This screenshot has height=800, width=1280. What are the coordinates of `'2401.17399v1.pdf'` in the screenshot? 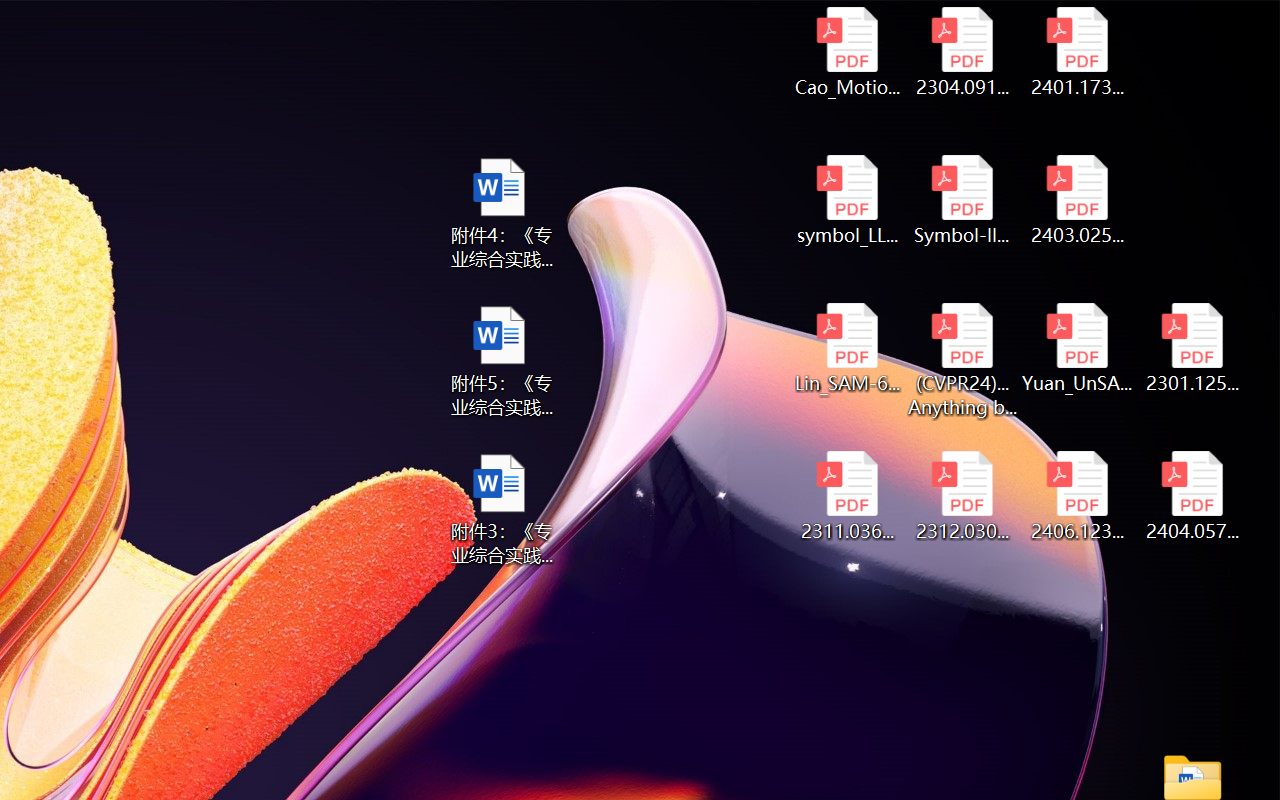 It's located at (1076, 51).